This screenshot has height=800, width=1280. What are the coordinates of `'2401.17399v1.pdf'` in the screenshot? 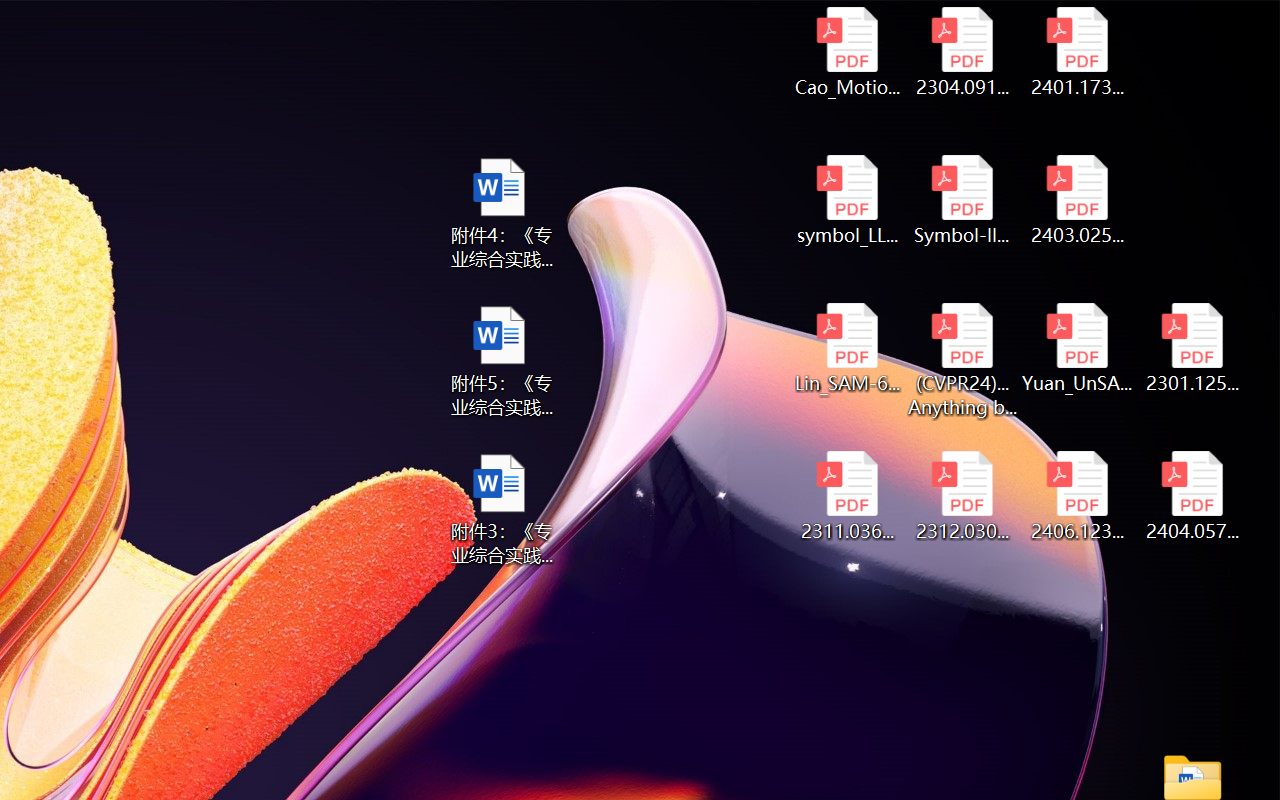 It's located at (1076, 51).